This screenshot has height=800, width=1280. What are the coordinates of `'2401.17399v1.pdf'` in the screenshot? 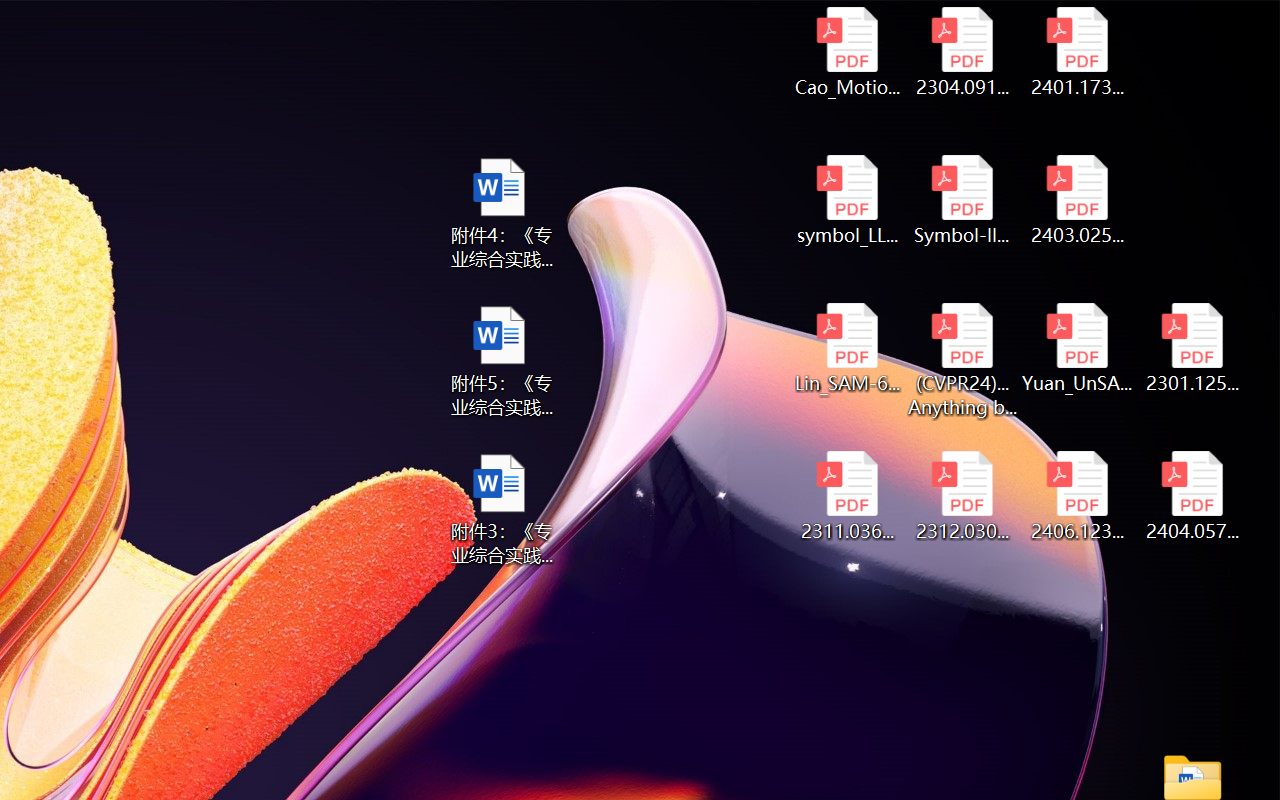 It's located at (1076, 51).